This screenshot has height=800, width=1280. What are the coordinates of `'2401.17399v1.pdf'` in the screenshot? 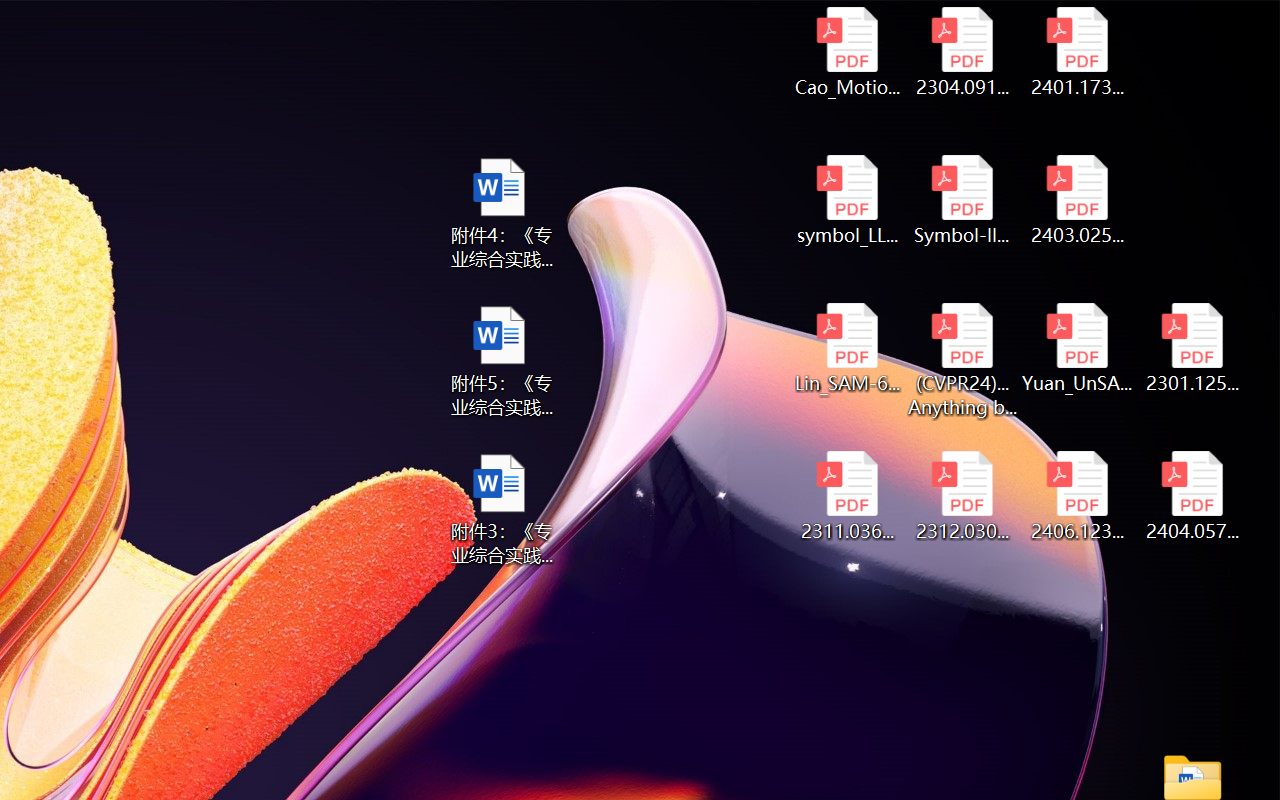 It's located at (1076, 51).